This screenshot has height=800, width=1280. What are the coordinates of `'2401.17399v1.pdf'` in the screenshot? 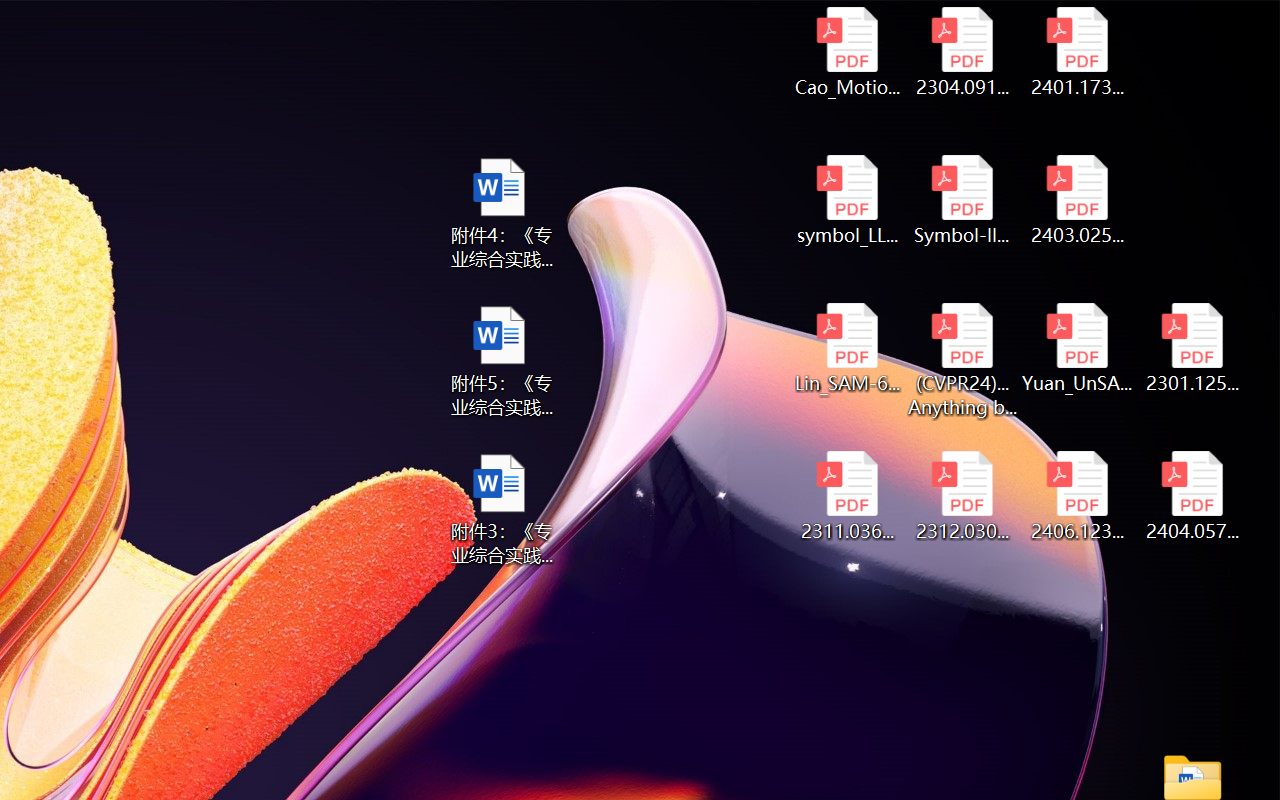 It's located at (1076, 51).